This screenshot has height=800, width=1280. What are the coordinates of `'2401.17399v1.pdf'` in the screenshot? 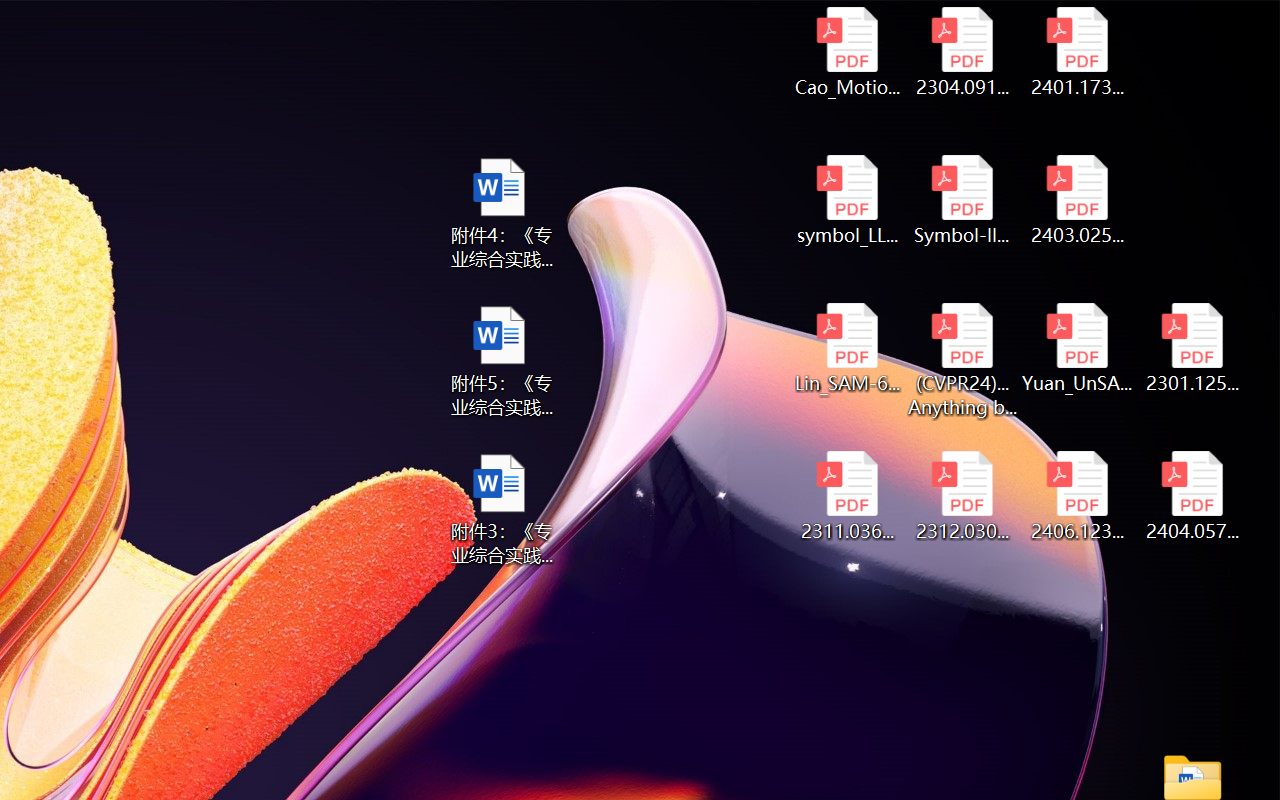 It's located at (1076, 51).